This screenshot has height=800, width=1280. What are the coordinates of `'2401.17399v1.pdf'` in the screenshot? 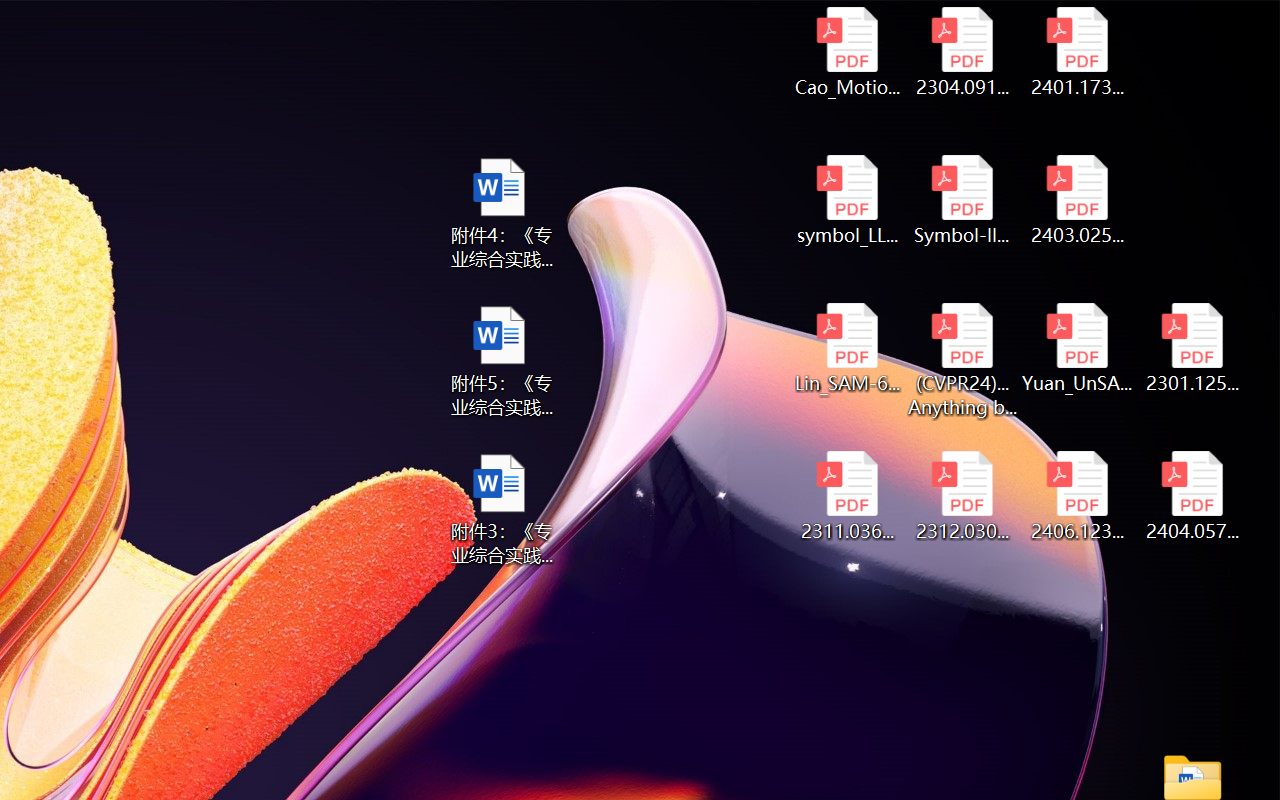 It's located at (1076, 51).